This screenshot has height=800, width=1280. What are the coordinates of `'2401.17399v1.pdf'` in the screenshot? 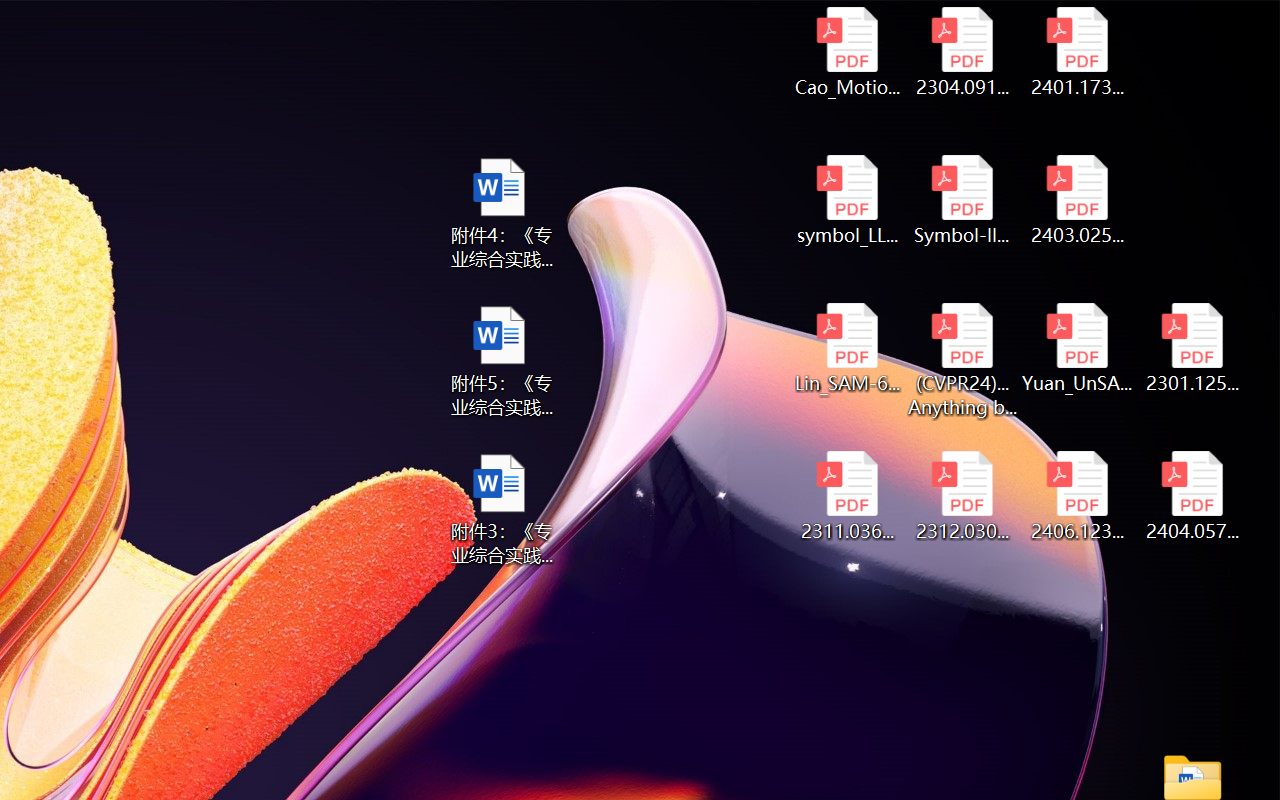 It's located at (1076, 51).